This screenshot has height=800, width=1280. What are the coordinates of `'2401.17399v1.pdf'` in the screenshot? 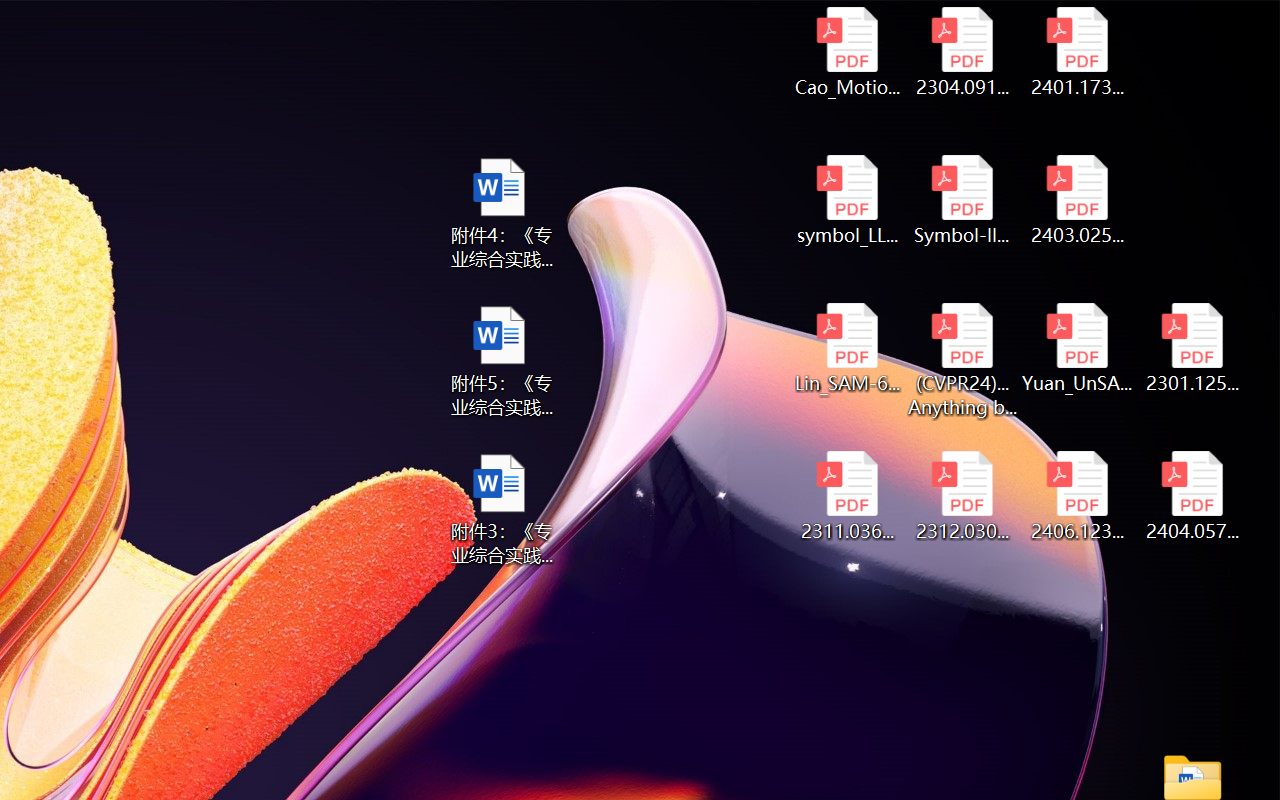 It's located at (1076, 51).